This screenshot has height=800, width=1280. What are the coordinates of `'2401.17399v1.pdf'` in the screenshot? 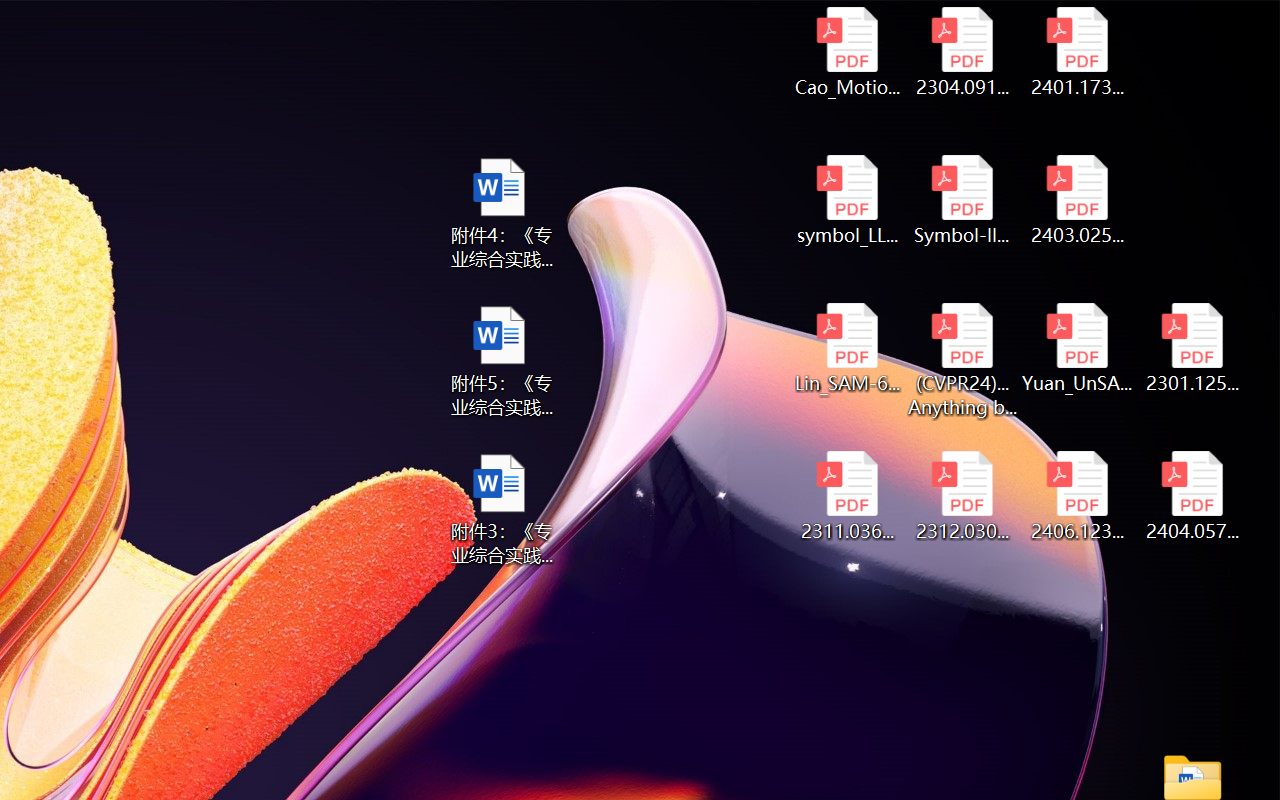 It's located at (1076, 51).